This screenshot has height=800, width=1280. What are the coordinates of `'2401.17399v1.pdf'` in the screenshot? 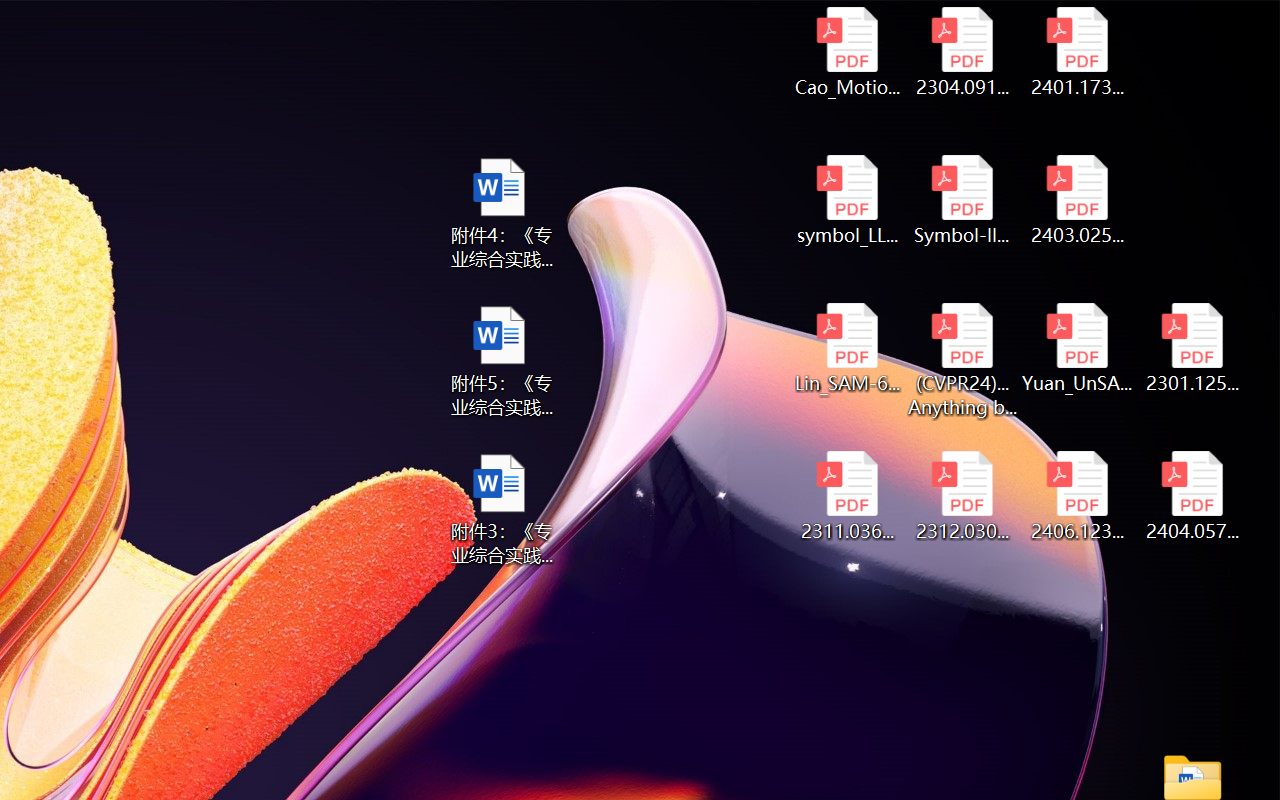 It's located at (1076, 51).